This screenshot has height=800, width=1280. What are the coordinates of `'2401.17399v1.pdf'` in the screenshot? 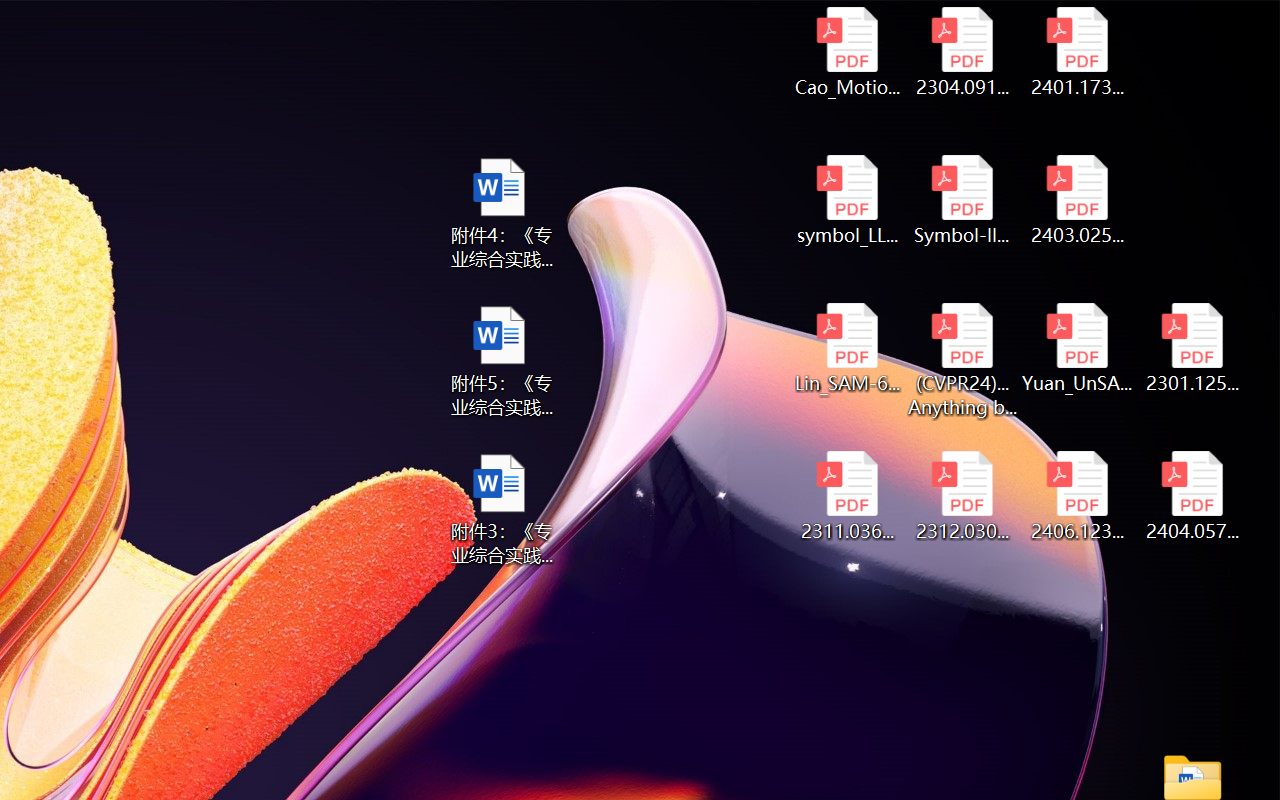 It's located at (1076, 51).